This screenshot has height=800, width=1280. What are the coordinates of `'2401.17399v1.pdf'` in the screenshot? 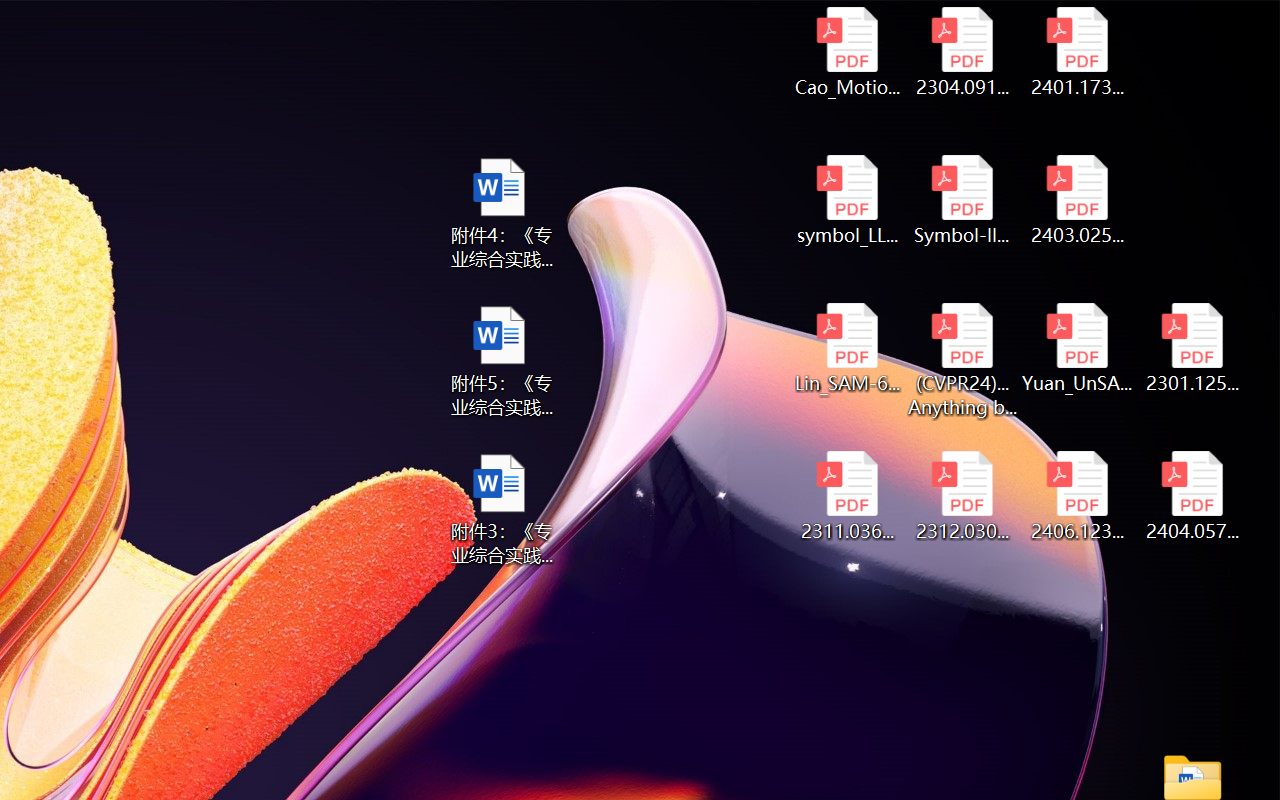 It's located at (1076, 51).